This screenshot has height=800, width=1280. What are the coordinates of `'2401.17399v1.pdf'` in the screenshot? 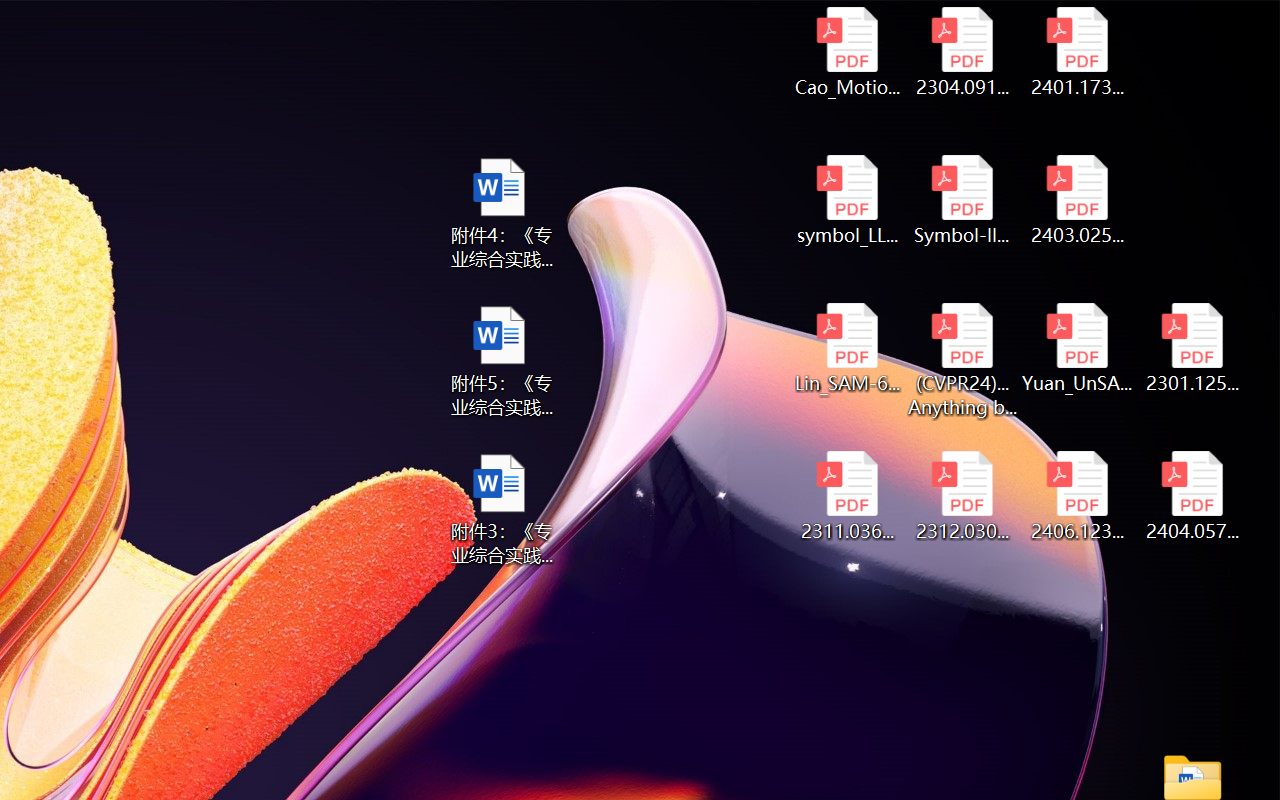 It's located at (1076, 51).